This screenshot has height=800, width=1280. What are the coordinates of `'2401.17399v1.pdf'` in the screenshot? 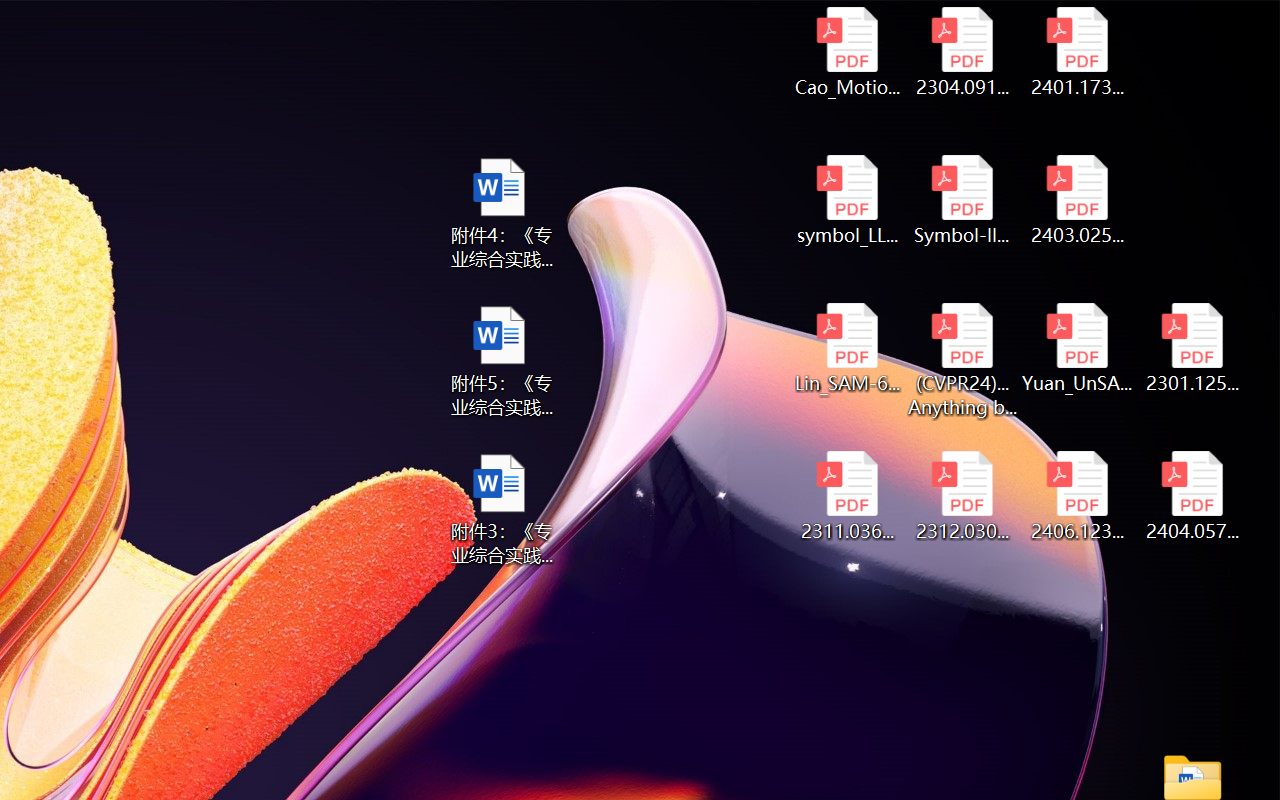 It's located at (1076, 51).